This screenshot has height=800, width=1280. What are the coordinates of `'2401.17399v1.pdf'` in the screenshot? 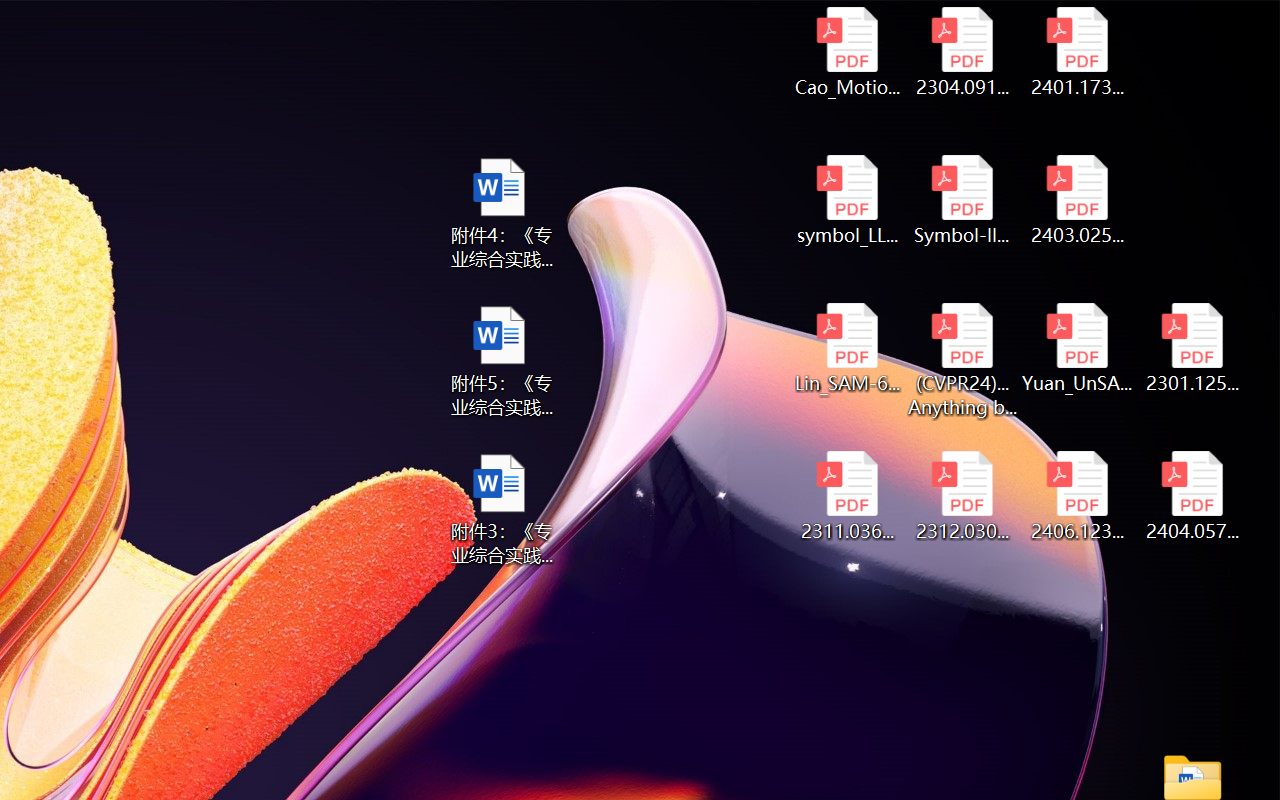 It's located at (1076, 51).